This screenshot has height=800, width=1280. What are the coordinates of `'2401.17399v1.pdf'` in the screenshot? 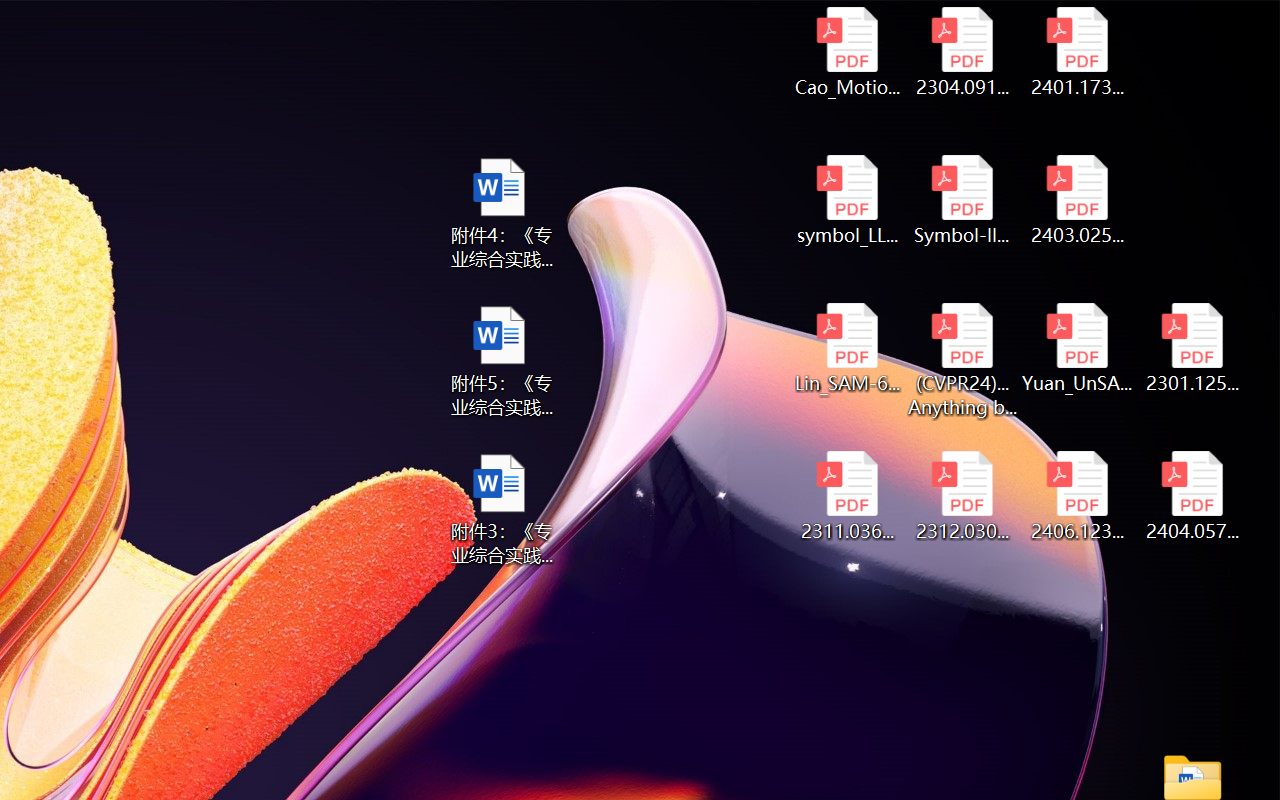 It's located at (1076, 51).